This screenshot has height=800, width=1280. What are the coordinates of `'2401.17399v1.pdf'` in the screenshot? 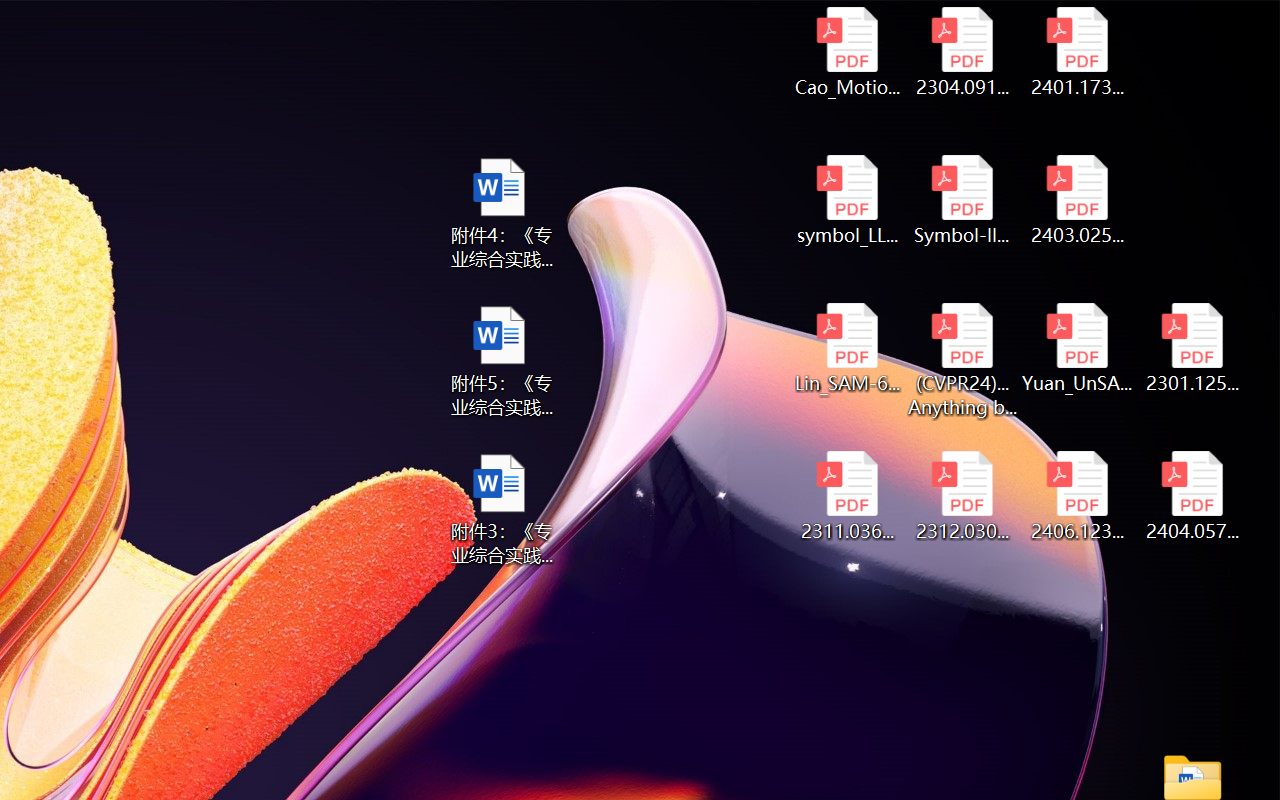 It's located at (1076, 51).